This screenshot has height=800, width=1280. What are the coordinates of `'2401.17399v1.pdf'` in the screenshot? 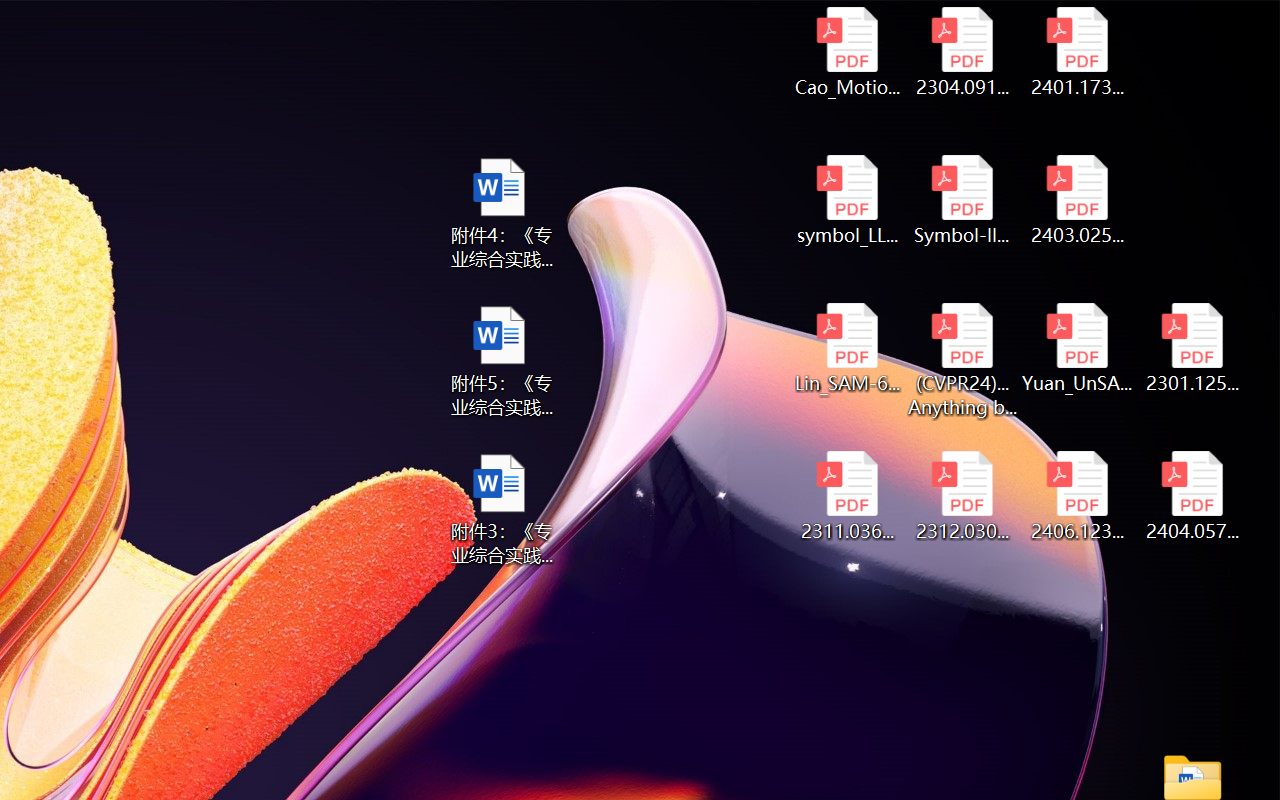 It's located at (1076, 51).